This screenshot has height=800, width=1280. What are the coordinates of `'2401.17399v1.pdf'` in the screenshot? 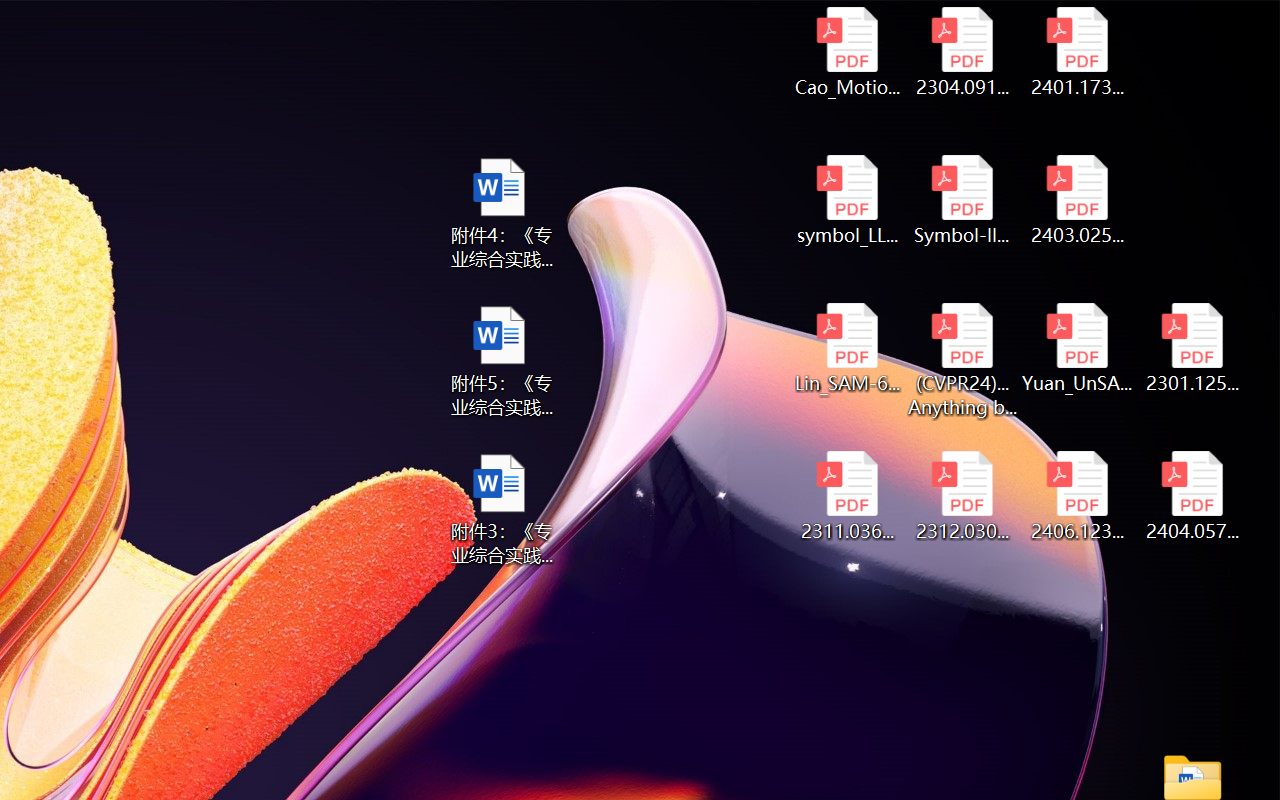 It's located at (1076, 51).